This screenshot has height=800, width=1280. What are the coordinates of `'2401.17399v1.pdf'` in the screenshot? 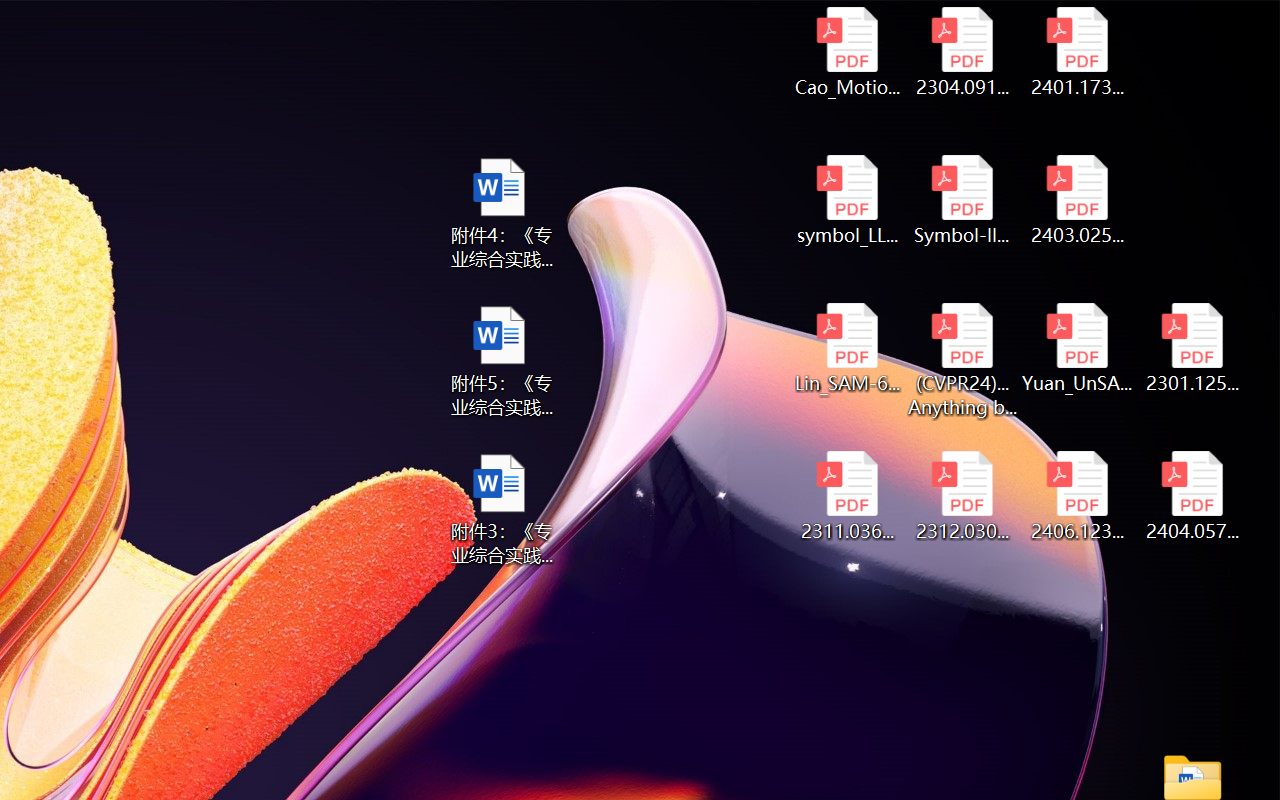 It's located at (1076, 51).